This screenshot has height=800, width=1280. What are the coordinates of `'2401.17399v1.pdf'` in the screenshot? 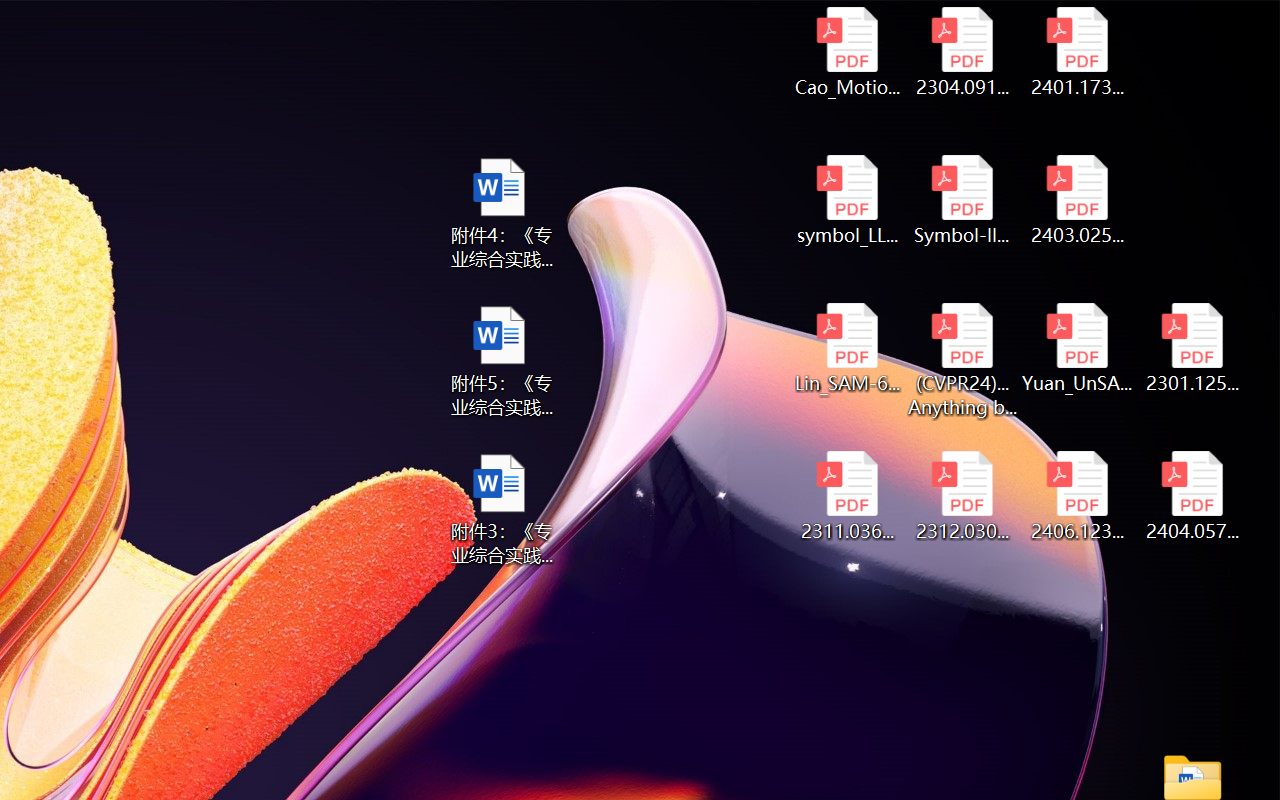 It's located at (1076, 51).